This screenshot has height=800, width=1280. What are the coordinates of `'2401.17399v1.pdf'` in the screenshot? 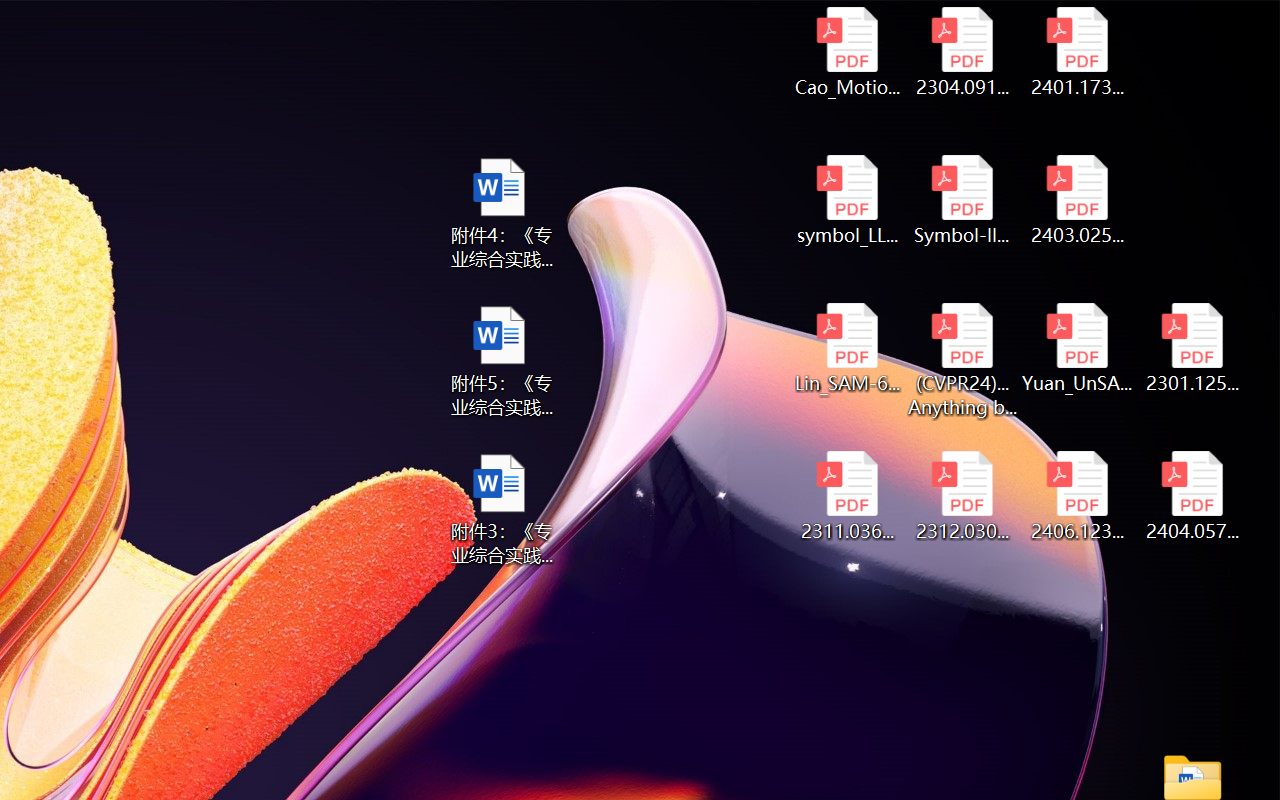 It's located at (1076, 51).